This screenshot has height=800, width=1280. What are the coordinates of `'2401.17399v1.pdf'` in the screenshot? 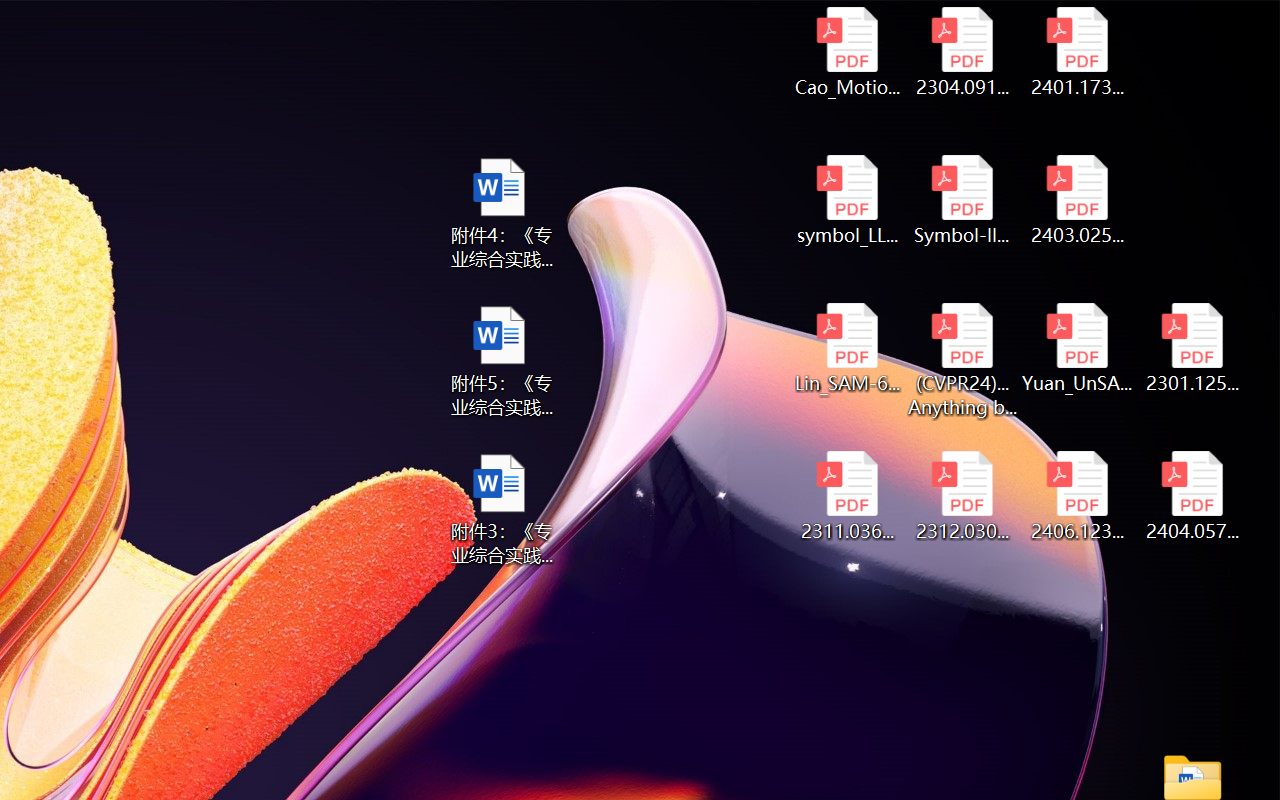 It's located at (1076, 51).